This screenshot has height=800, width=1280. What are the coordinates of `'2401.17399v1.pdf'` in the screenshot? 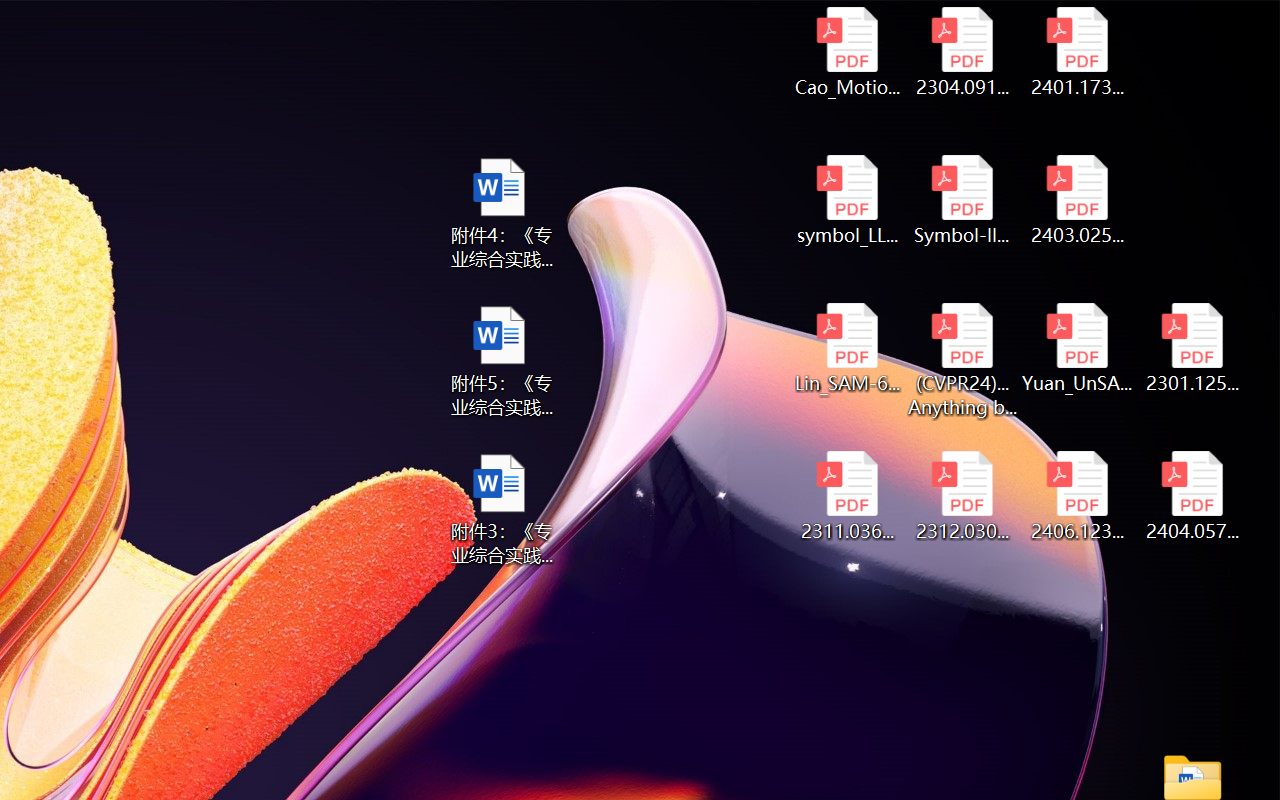 It's located at (1076, 51).